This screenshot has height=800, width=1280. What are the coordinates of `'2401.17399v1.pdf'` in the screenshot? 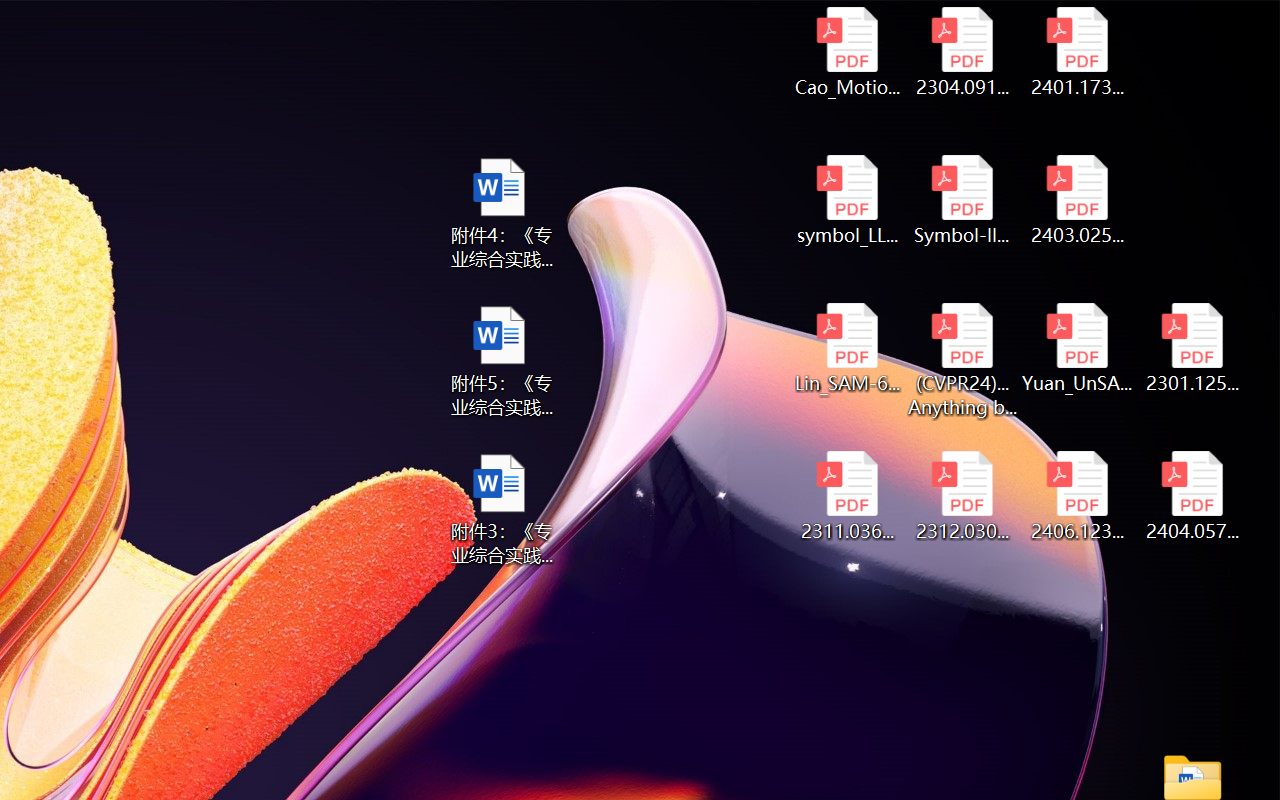 It's located at (1076, 51).